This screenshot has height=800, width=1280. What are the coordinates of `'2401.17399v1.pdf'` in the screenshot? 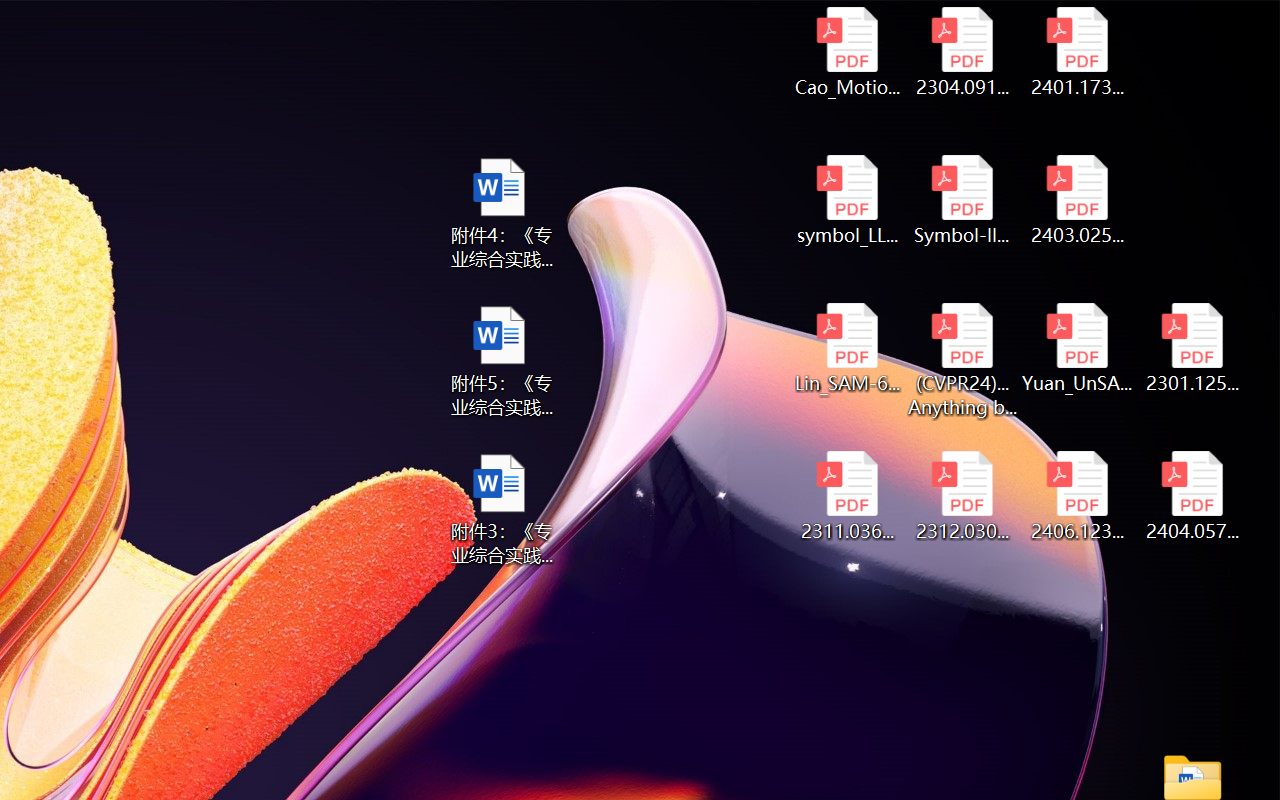 It's located at (1076, 51).